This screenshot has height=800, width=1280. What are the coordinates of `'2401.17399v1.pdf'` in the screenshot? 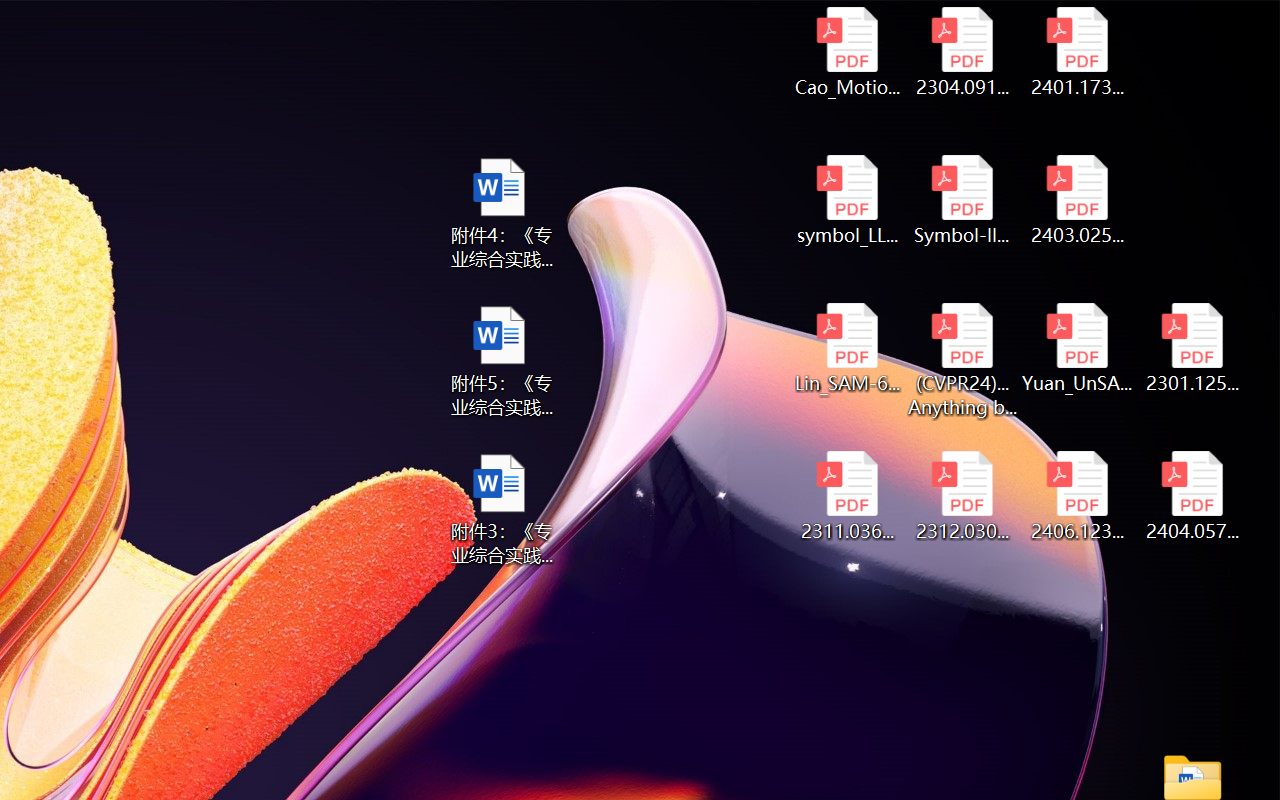 It's located at (1076, 51).